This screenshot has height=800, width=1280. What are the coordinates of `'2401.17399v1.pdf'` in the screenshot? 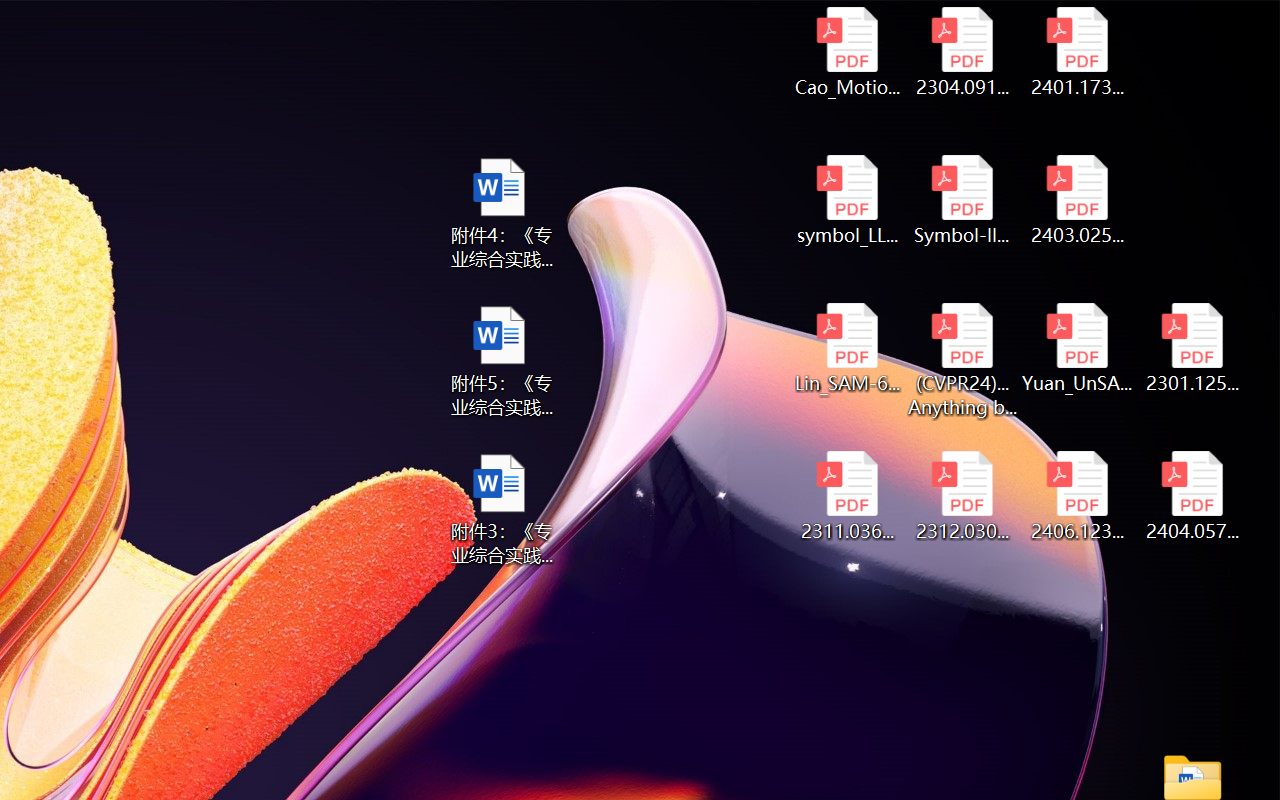 It's located at (1076, 51).